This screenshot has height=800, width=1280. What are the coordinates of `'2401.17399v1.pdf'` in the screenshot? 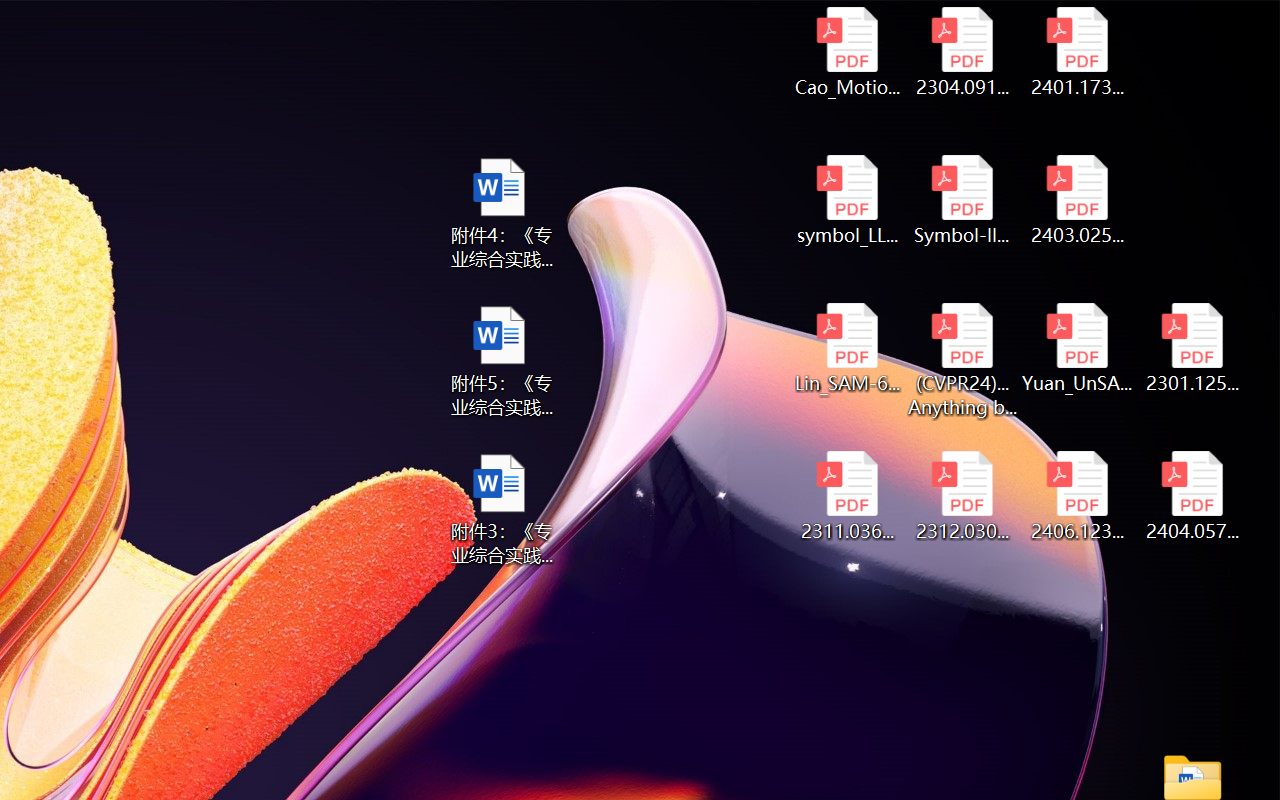 It's located at (1076, 51).